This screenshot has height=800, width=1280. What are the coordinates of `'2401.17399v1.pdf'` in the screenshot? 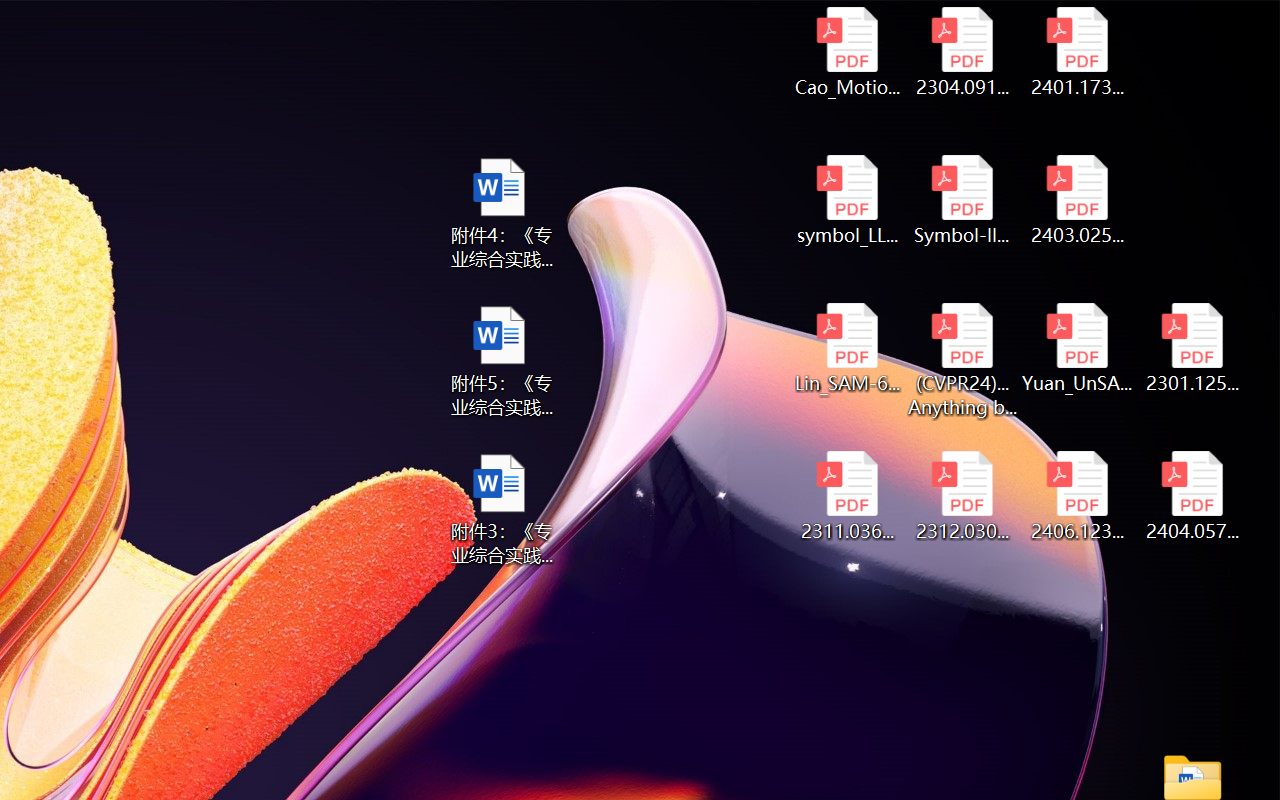 It's located at (1076, 51).